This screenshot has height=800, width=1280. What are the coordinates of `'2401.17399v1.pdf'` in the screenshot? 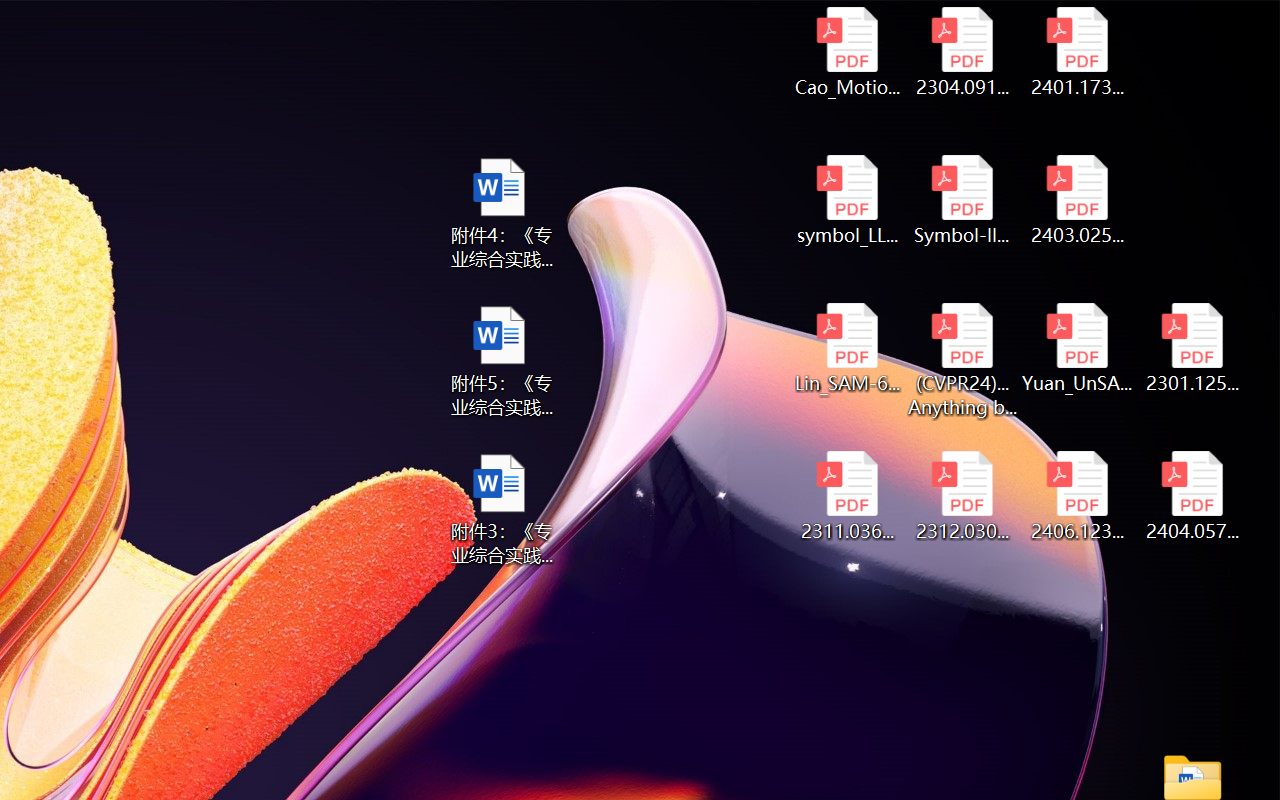 It's located at (1076, 51).